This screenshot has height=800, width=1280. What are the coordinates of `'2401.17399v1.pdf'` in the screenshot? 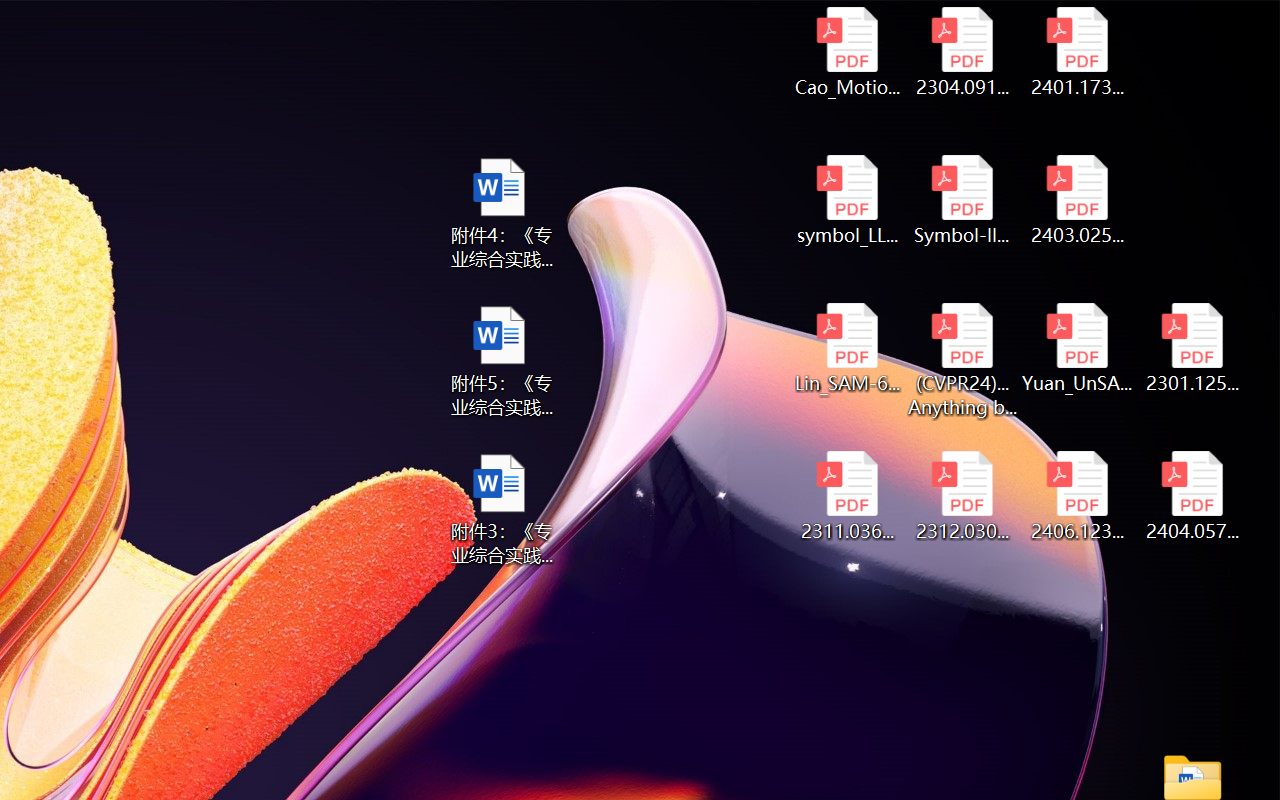 It's located at (1076, 51).